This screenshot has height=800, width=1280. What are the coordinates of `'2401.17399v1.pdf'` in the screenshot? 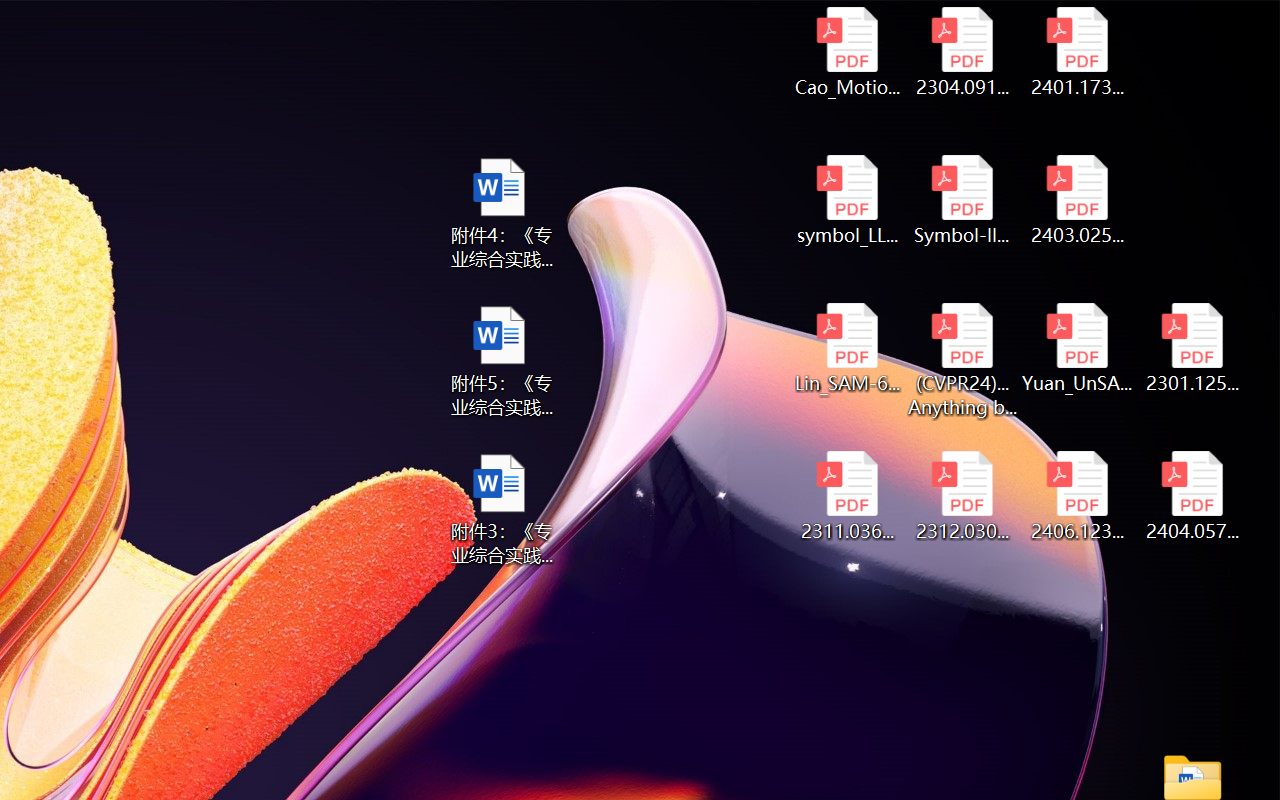 It's located at (1076, 51).